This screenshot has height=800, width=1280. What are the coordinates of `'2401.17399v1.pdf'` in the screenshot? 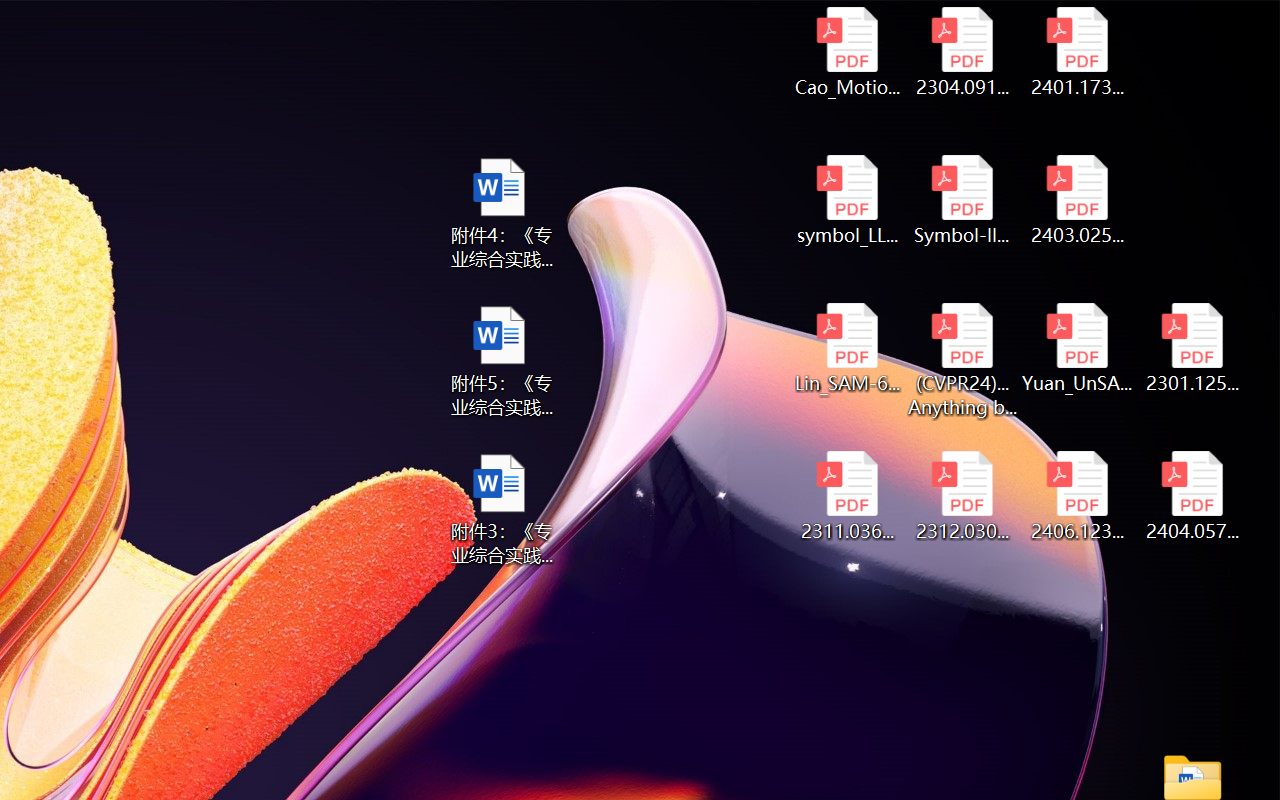 It's located at (1076, 51).